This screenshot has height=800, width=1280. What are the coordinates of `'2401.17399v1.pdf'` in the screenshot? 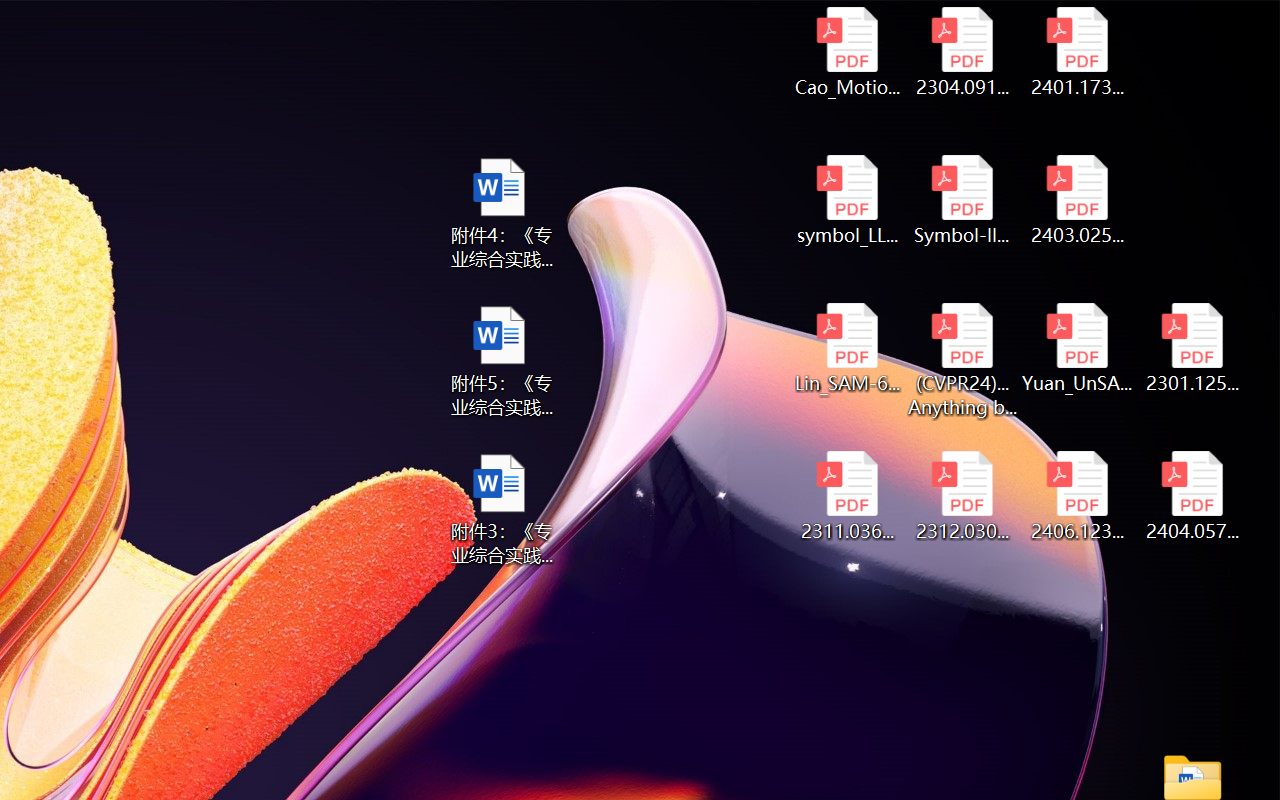 It's located at (1076, 51).